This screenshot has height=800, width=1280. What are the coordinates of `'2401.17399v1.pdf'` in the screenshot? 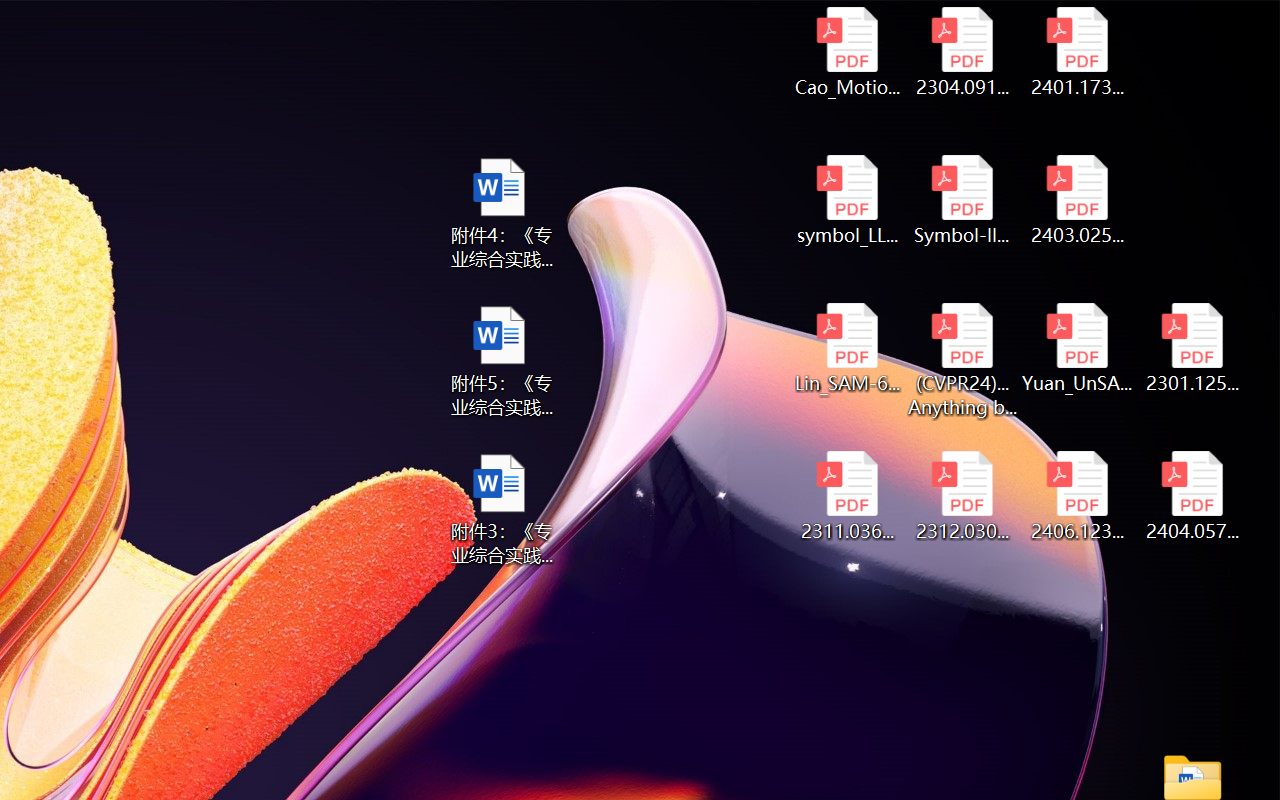 It's located at (1076, 51).